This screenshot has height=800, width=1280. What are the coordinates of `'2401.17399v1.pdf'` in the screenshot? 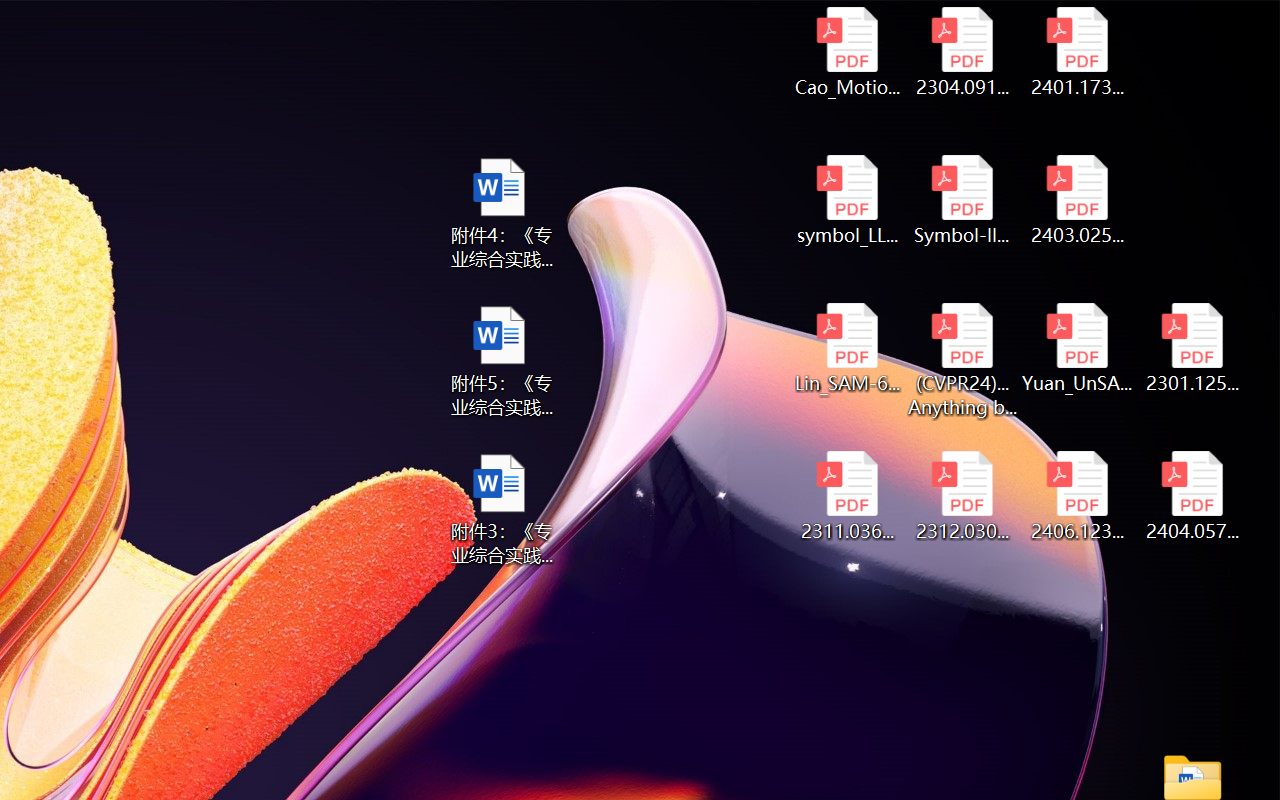 It's located at (1076, 51).